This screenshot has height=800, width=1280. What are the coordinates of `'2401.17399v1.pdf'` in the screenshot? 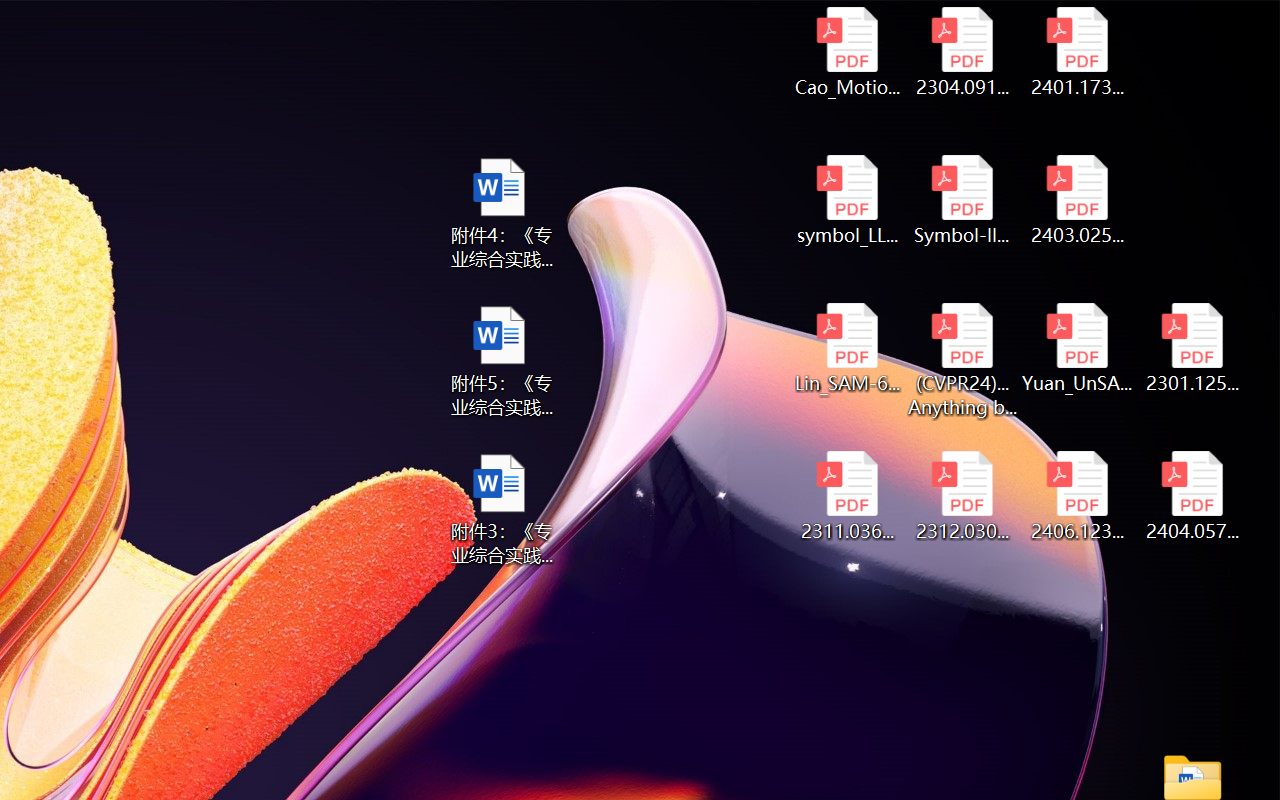 It's located at (1076, 51).